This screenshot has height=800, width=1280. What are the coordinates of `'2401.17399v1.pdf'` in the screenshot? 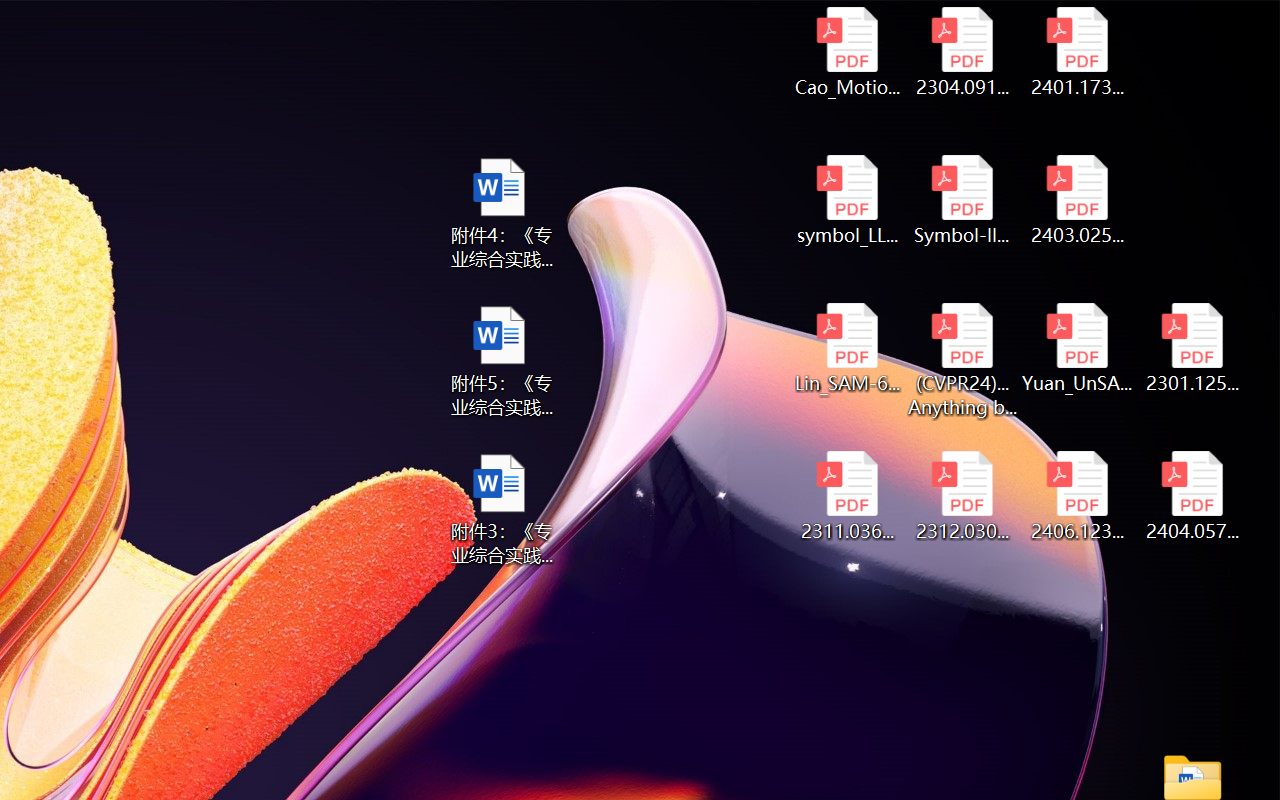 It's located at (1076, 51).